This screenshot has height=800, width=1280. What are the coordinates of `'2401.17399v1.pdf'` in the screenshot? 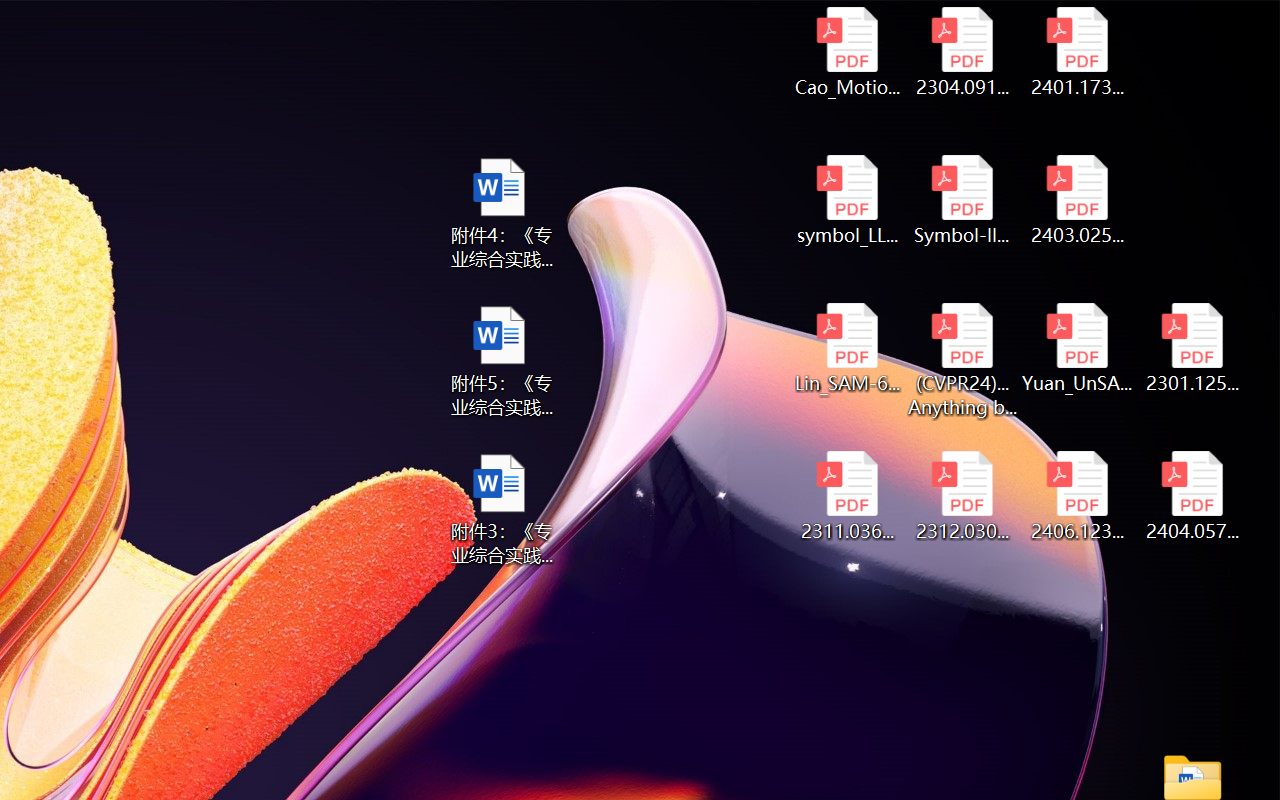 It's located at (1076, 51).